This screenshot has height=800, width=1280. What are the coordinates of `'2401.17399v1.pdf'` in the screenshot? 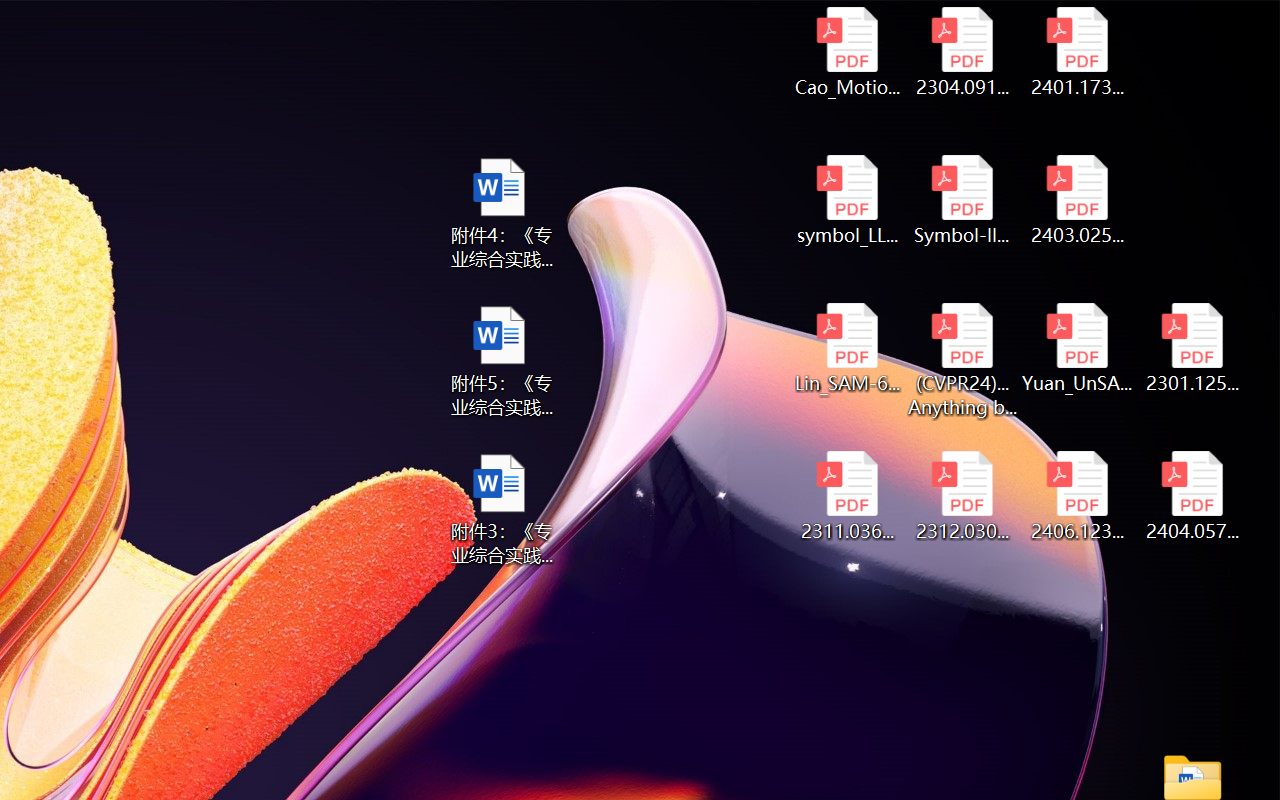 It's located at (1076, 51).